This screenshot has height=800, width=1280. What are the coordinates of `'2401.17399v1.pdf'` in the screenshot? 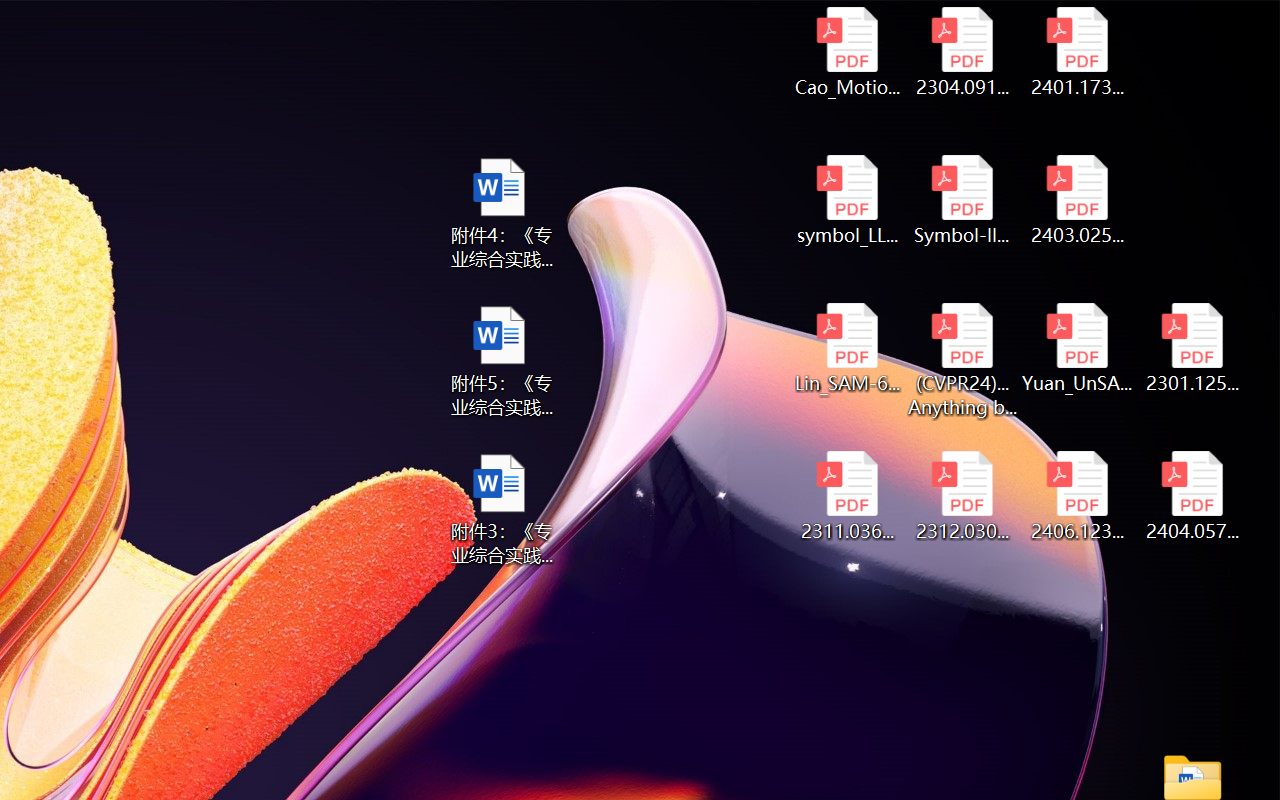 It's located at (1076, 51).